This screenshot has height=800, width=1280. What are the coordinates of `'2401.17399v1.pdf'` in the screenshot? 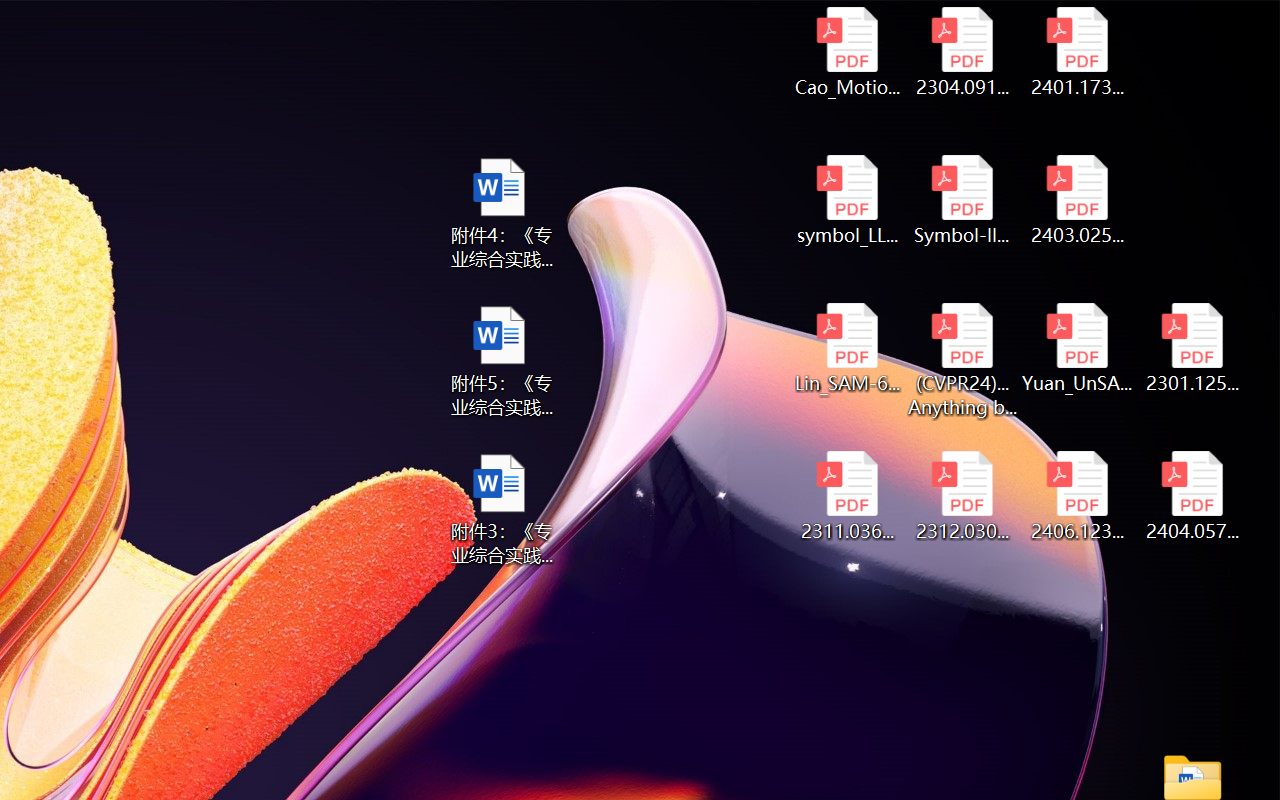 It's located at (1076, 51).